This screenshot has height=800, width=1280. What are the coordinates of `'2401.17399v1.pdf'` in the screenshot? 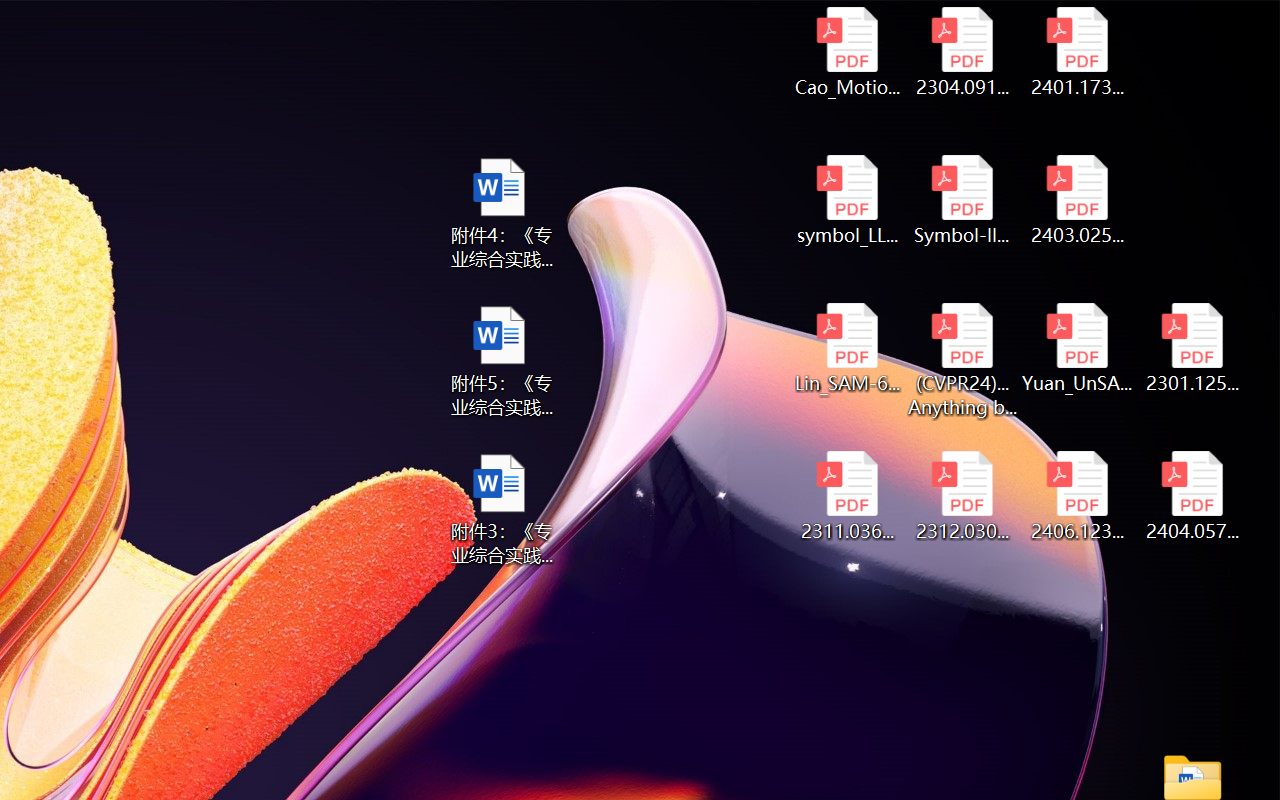 It's located at (1076, 51).